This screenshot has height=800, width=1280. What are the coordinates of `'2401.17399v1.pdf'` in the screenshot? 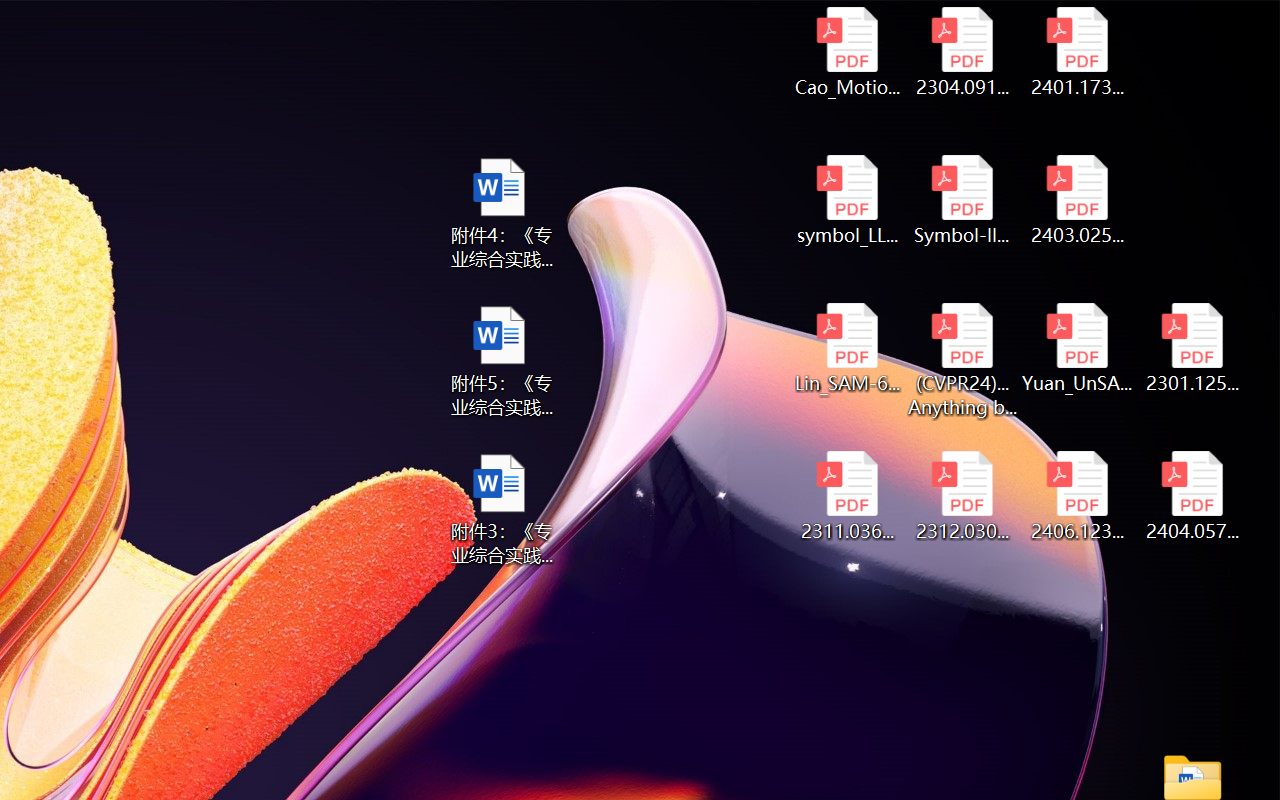 It's located at (1076, 51).